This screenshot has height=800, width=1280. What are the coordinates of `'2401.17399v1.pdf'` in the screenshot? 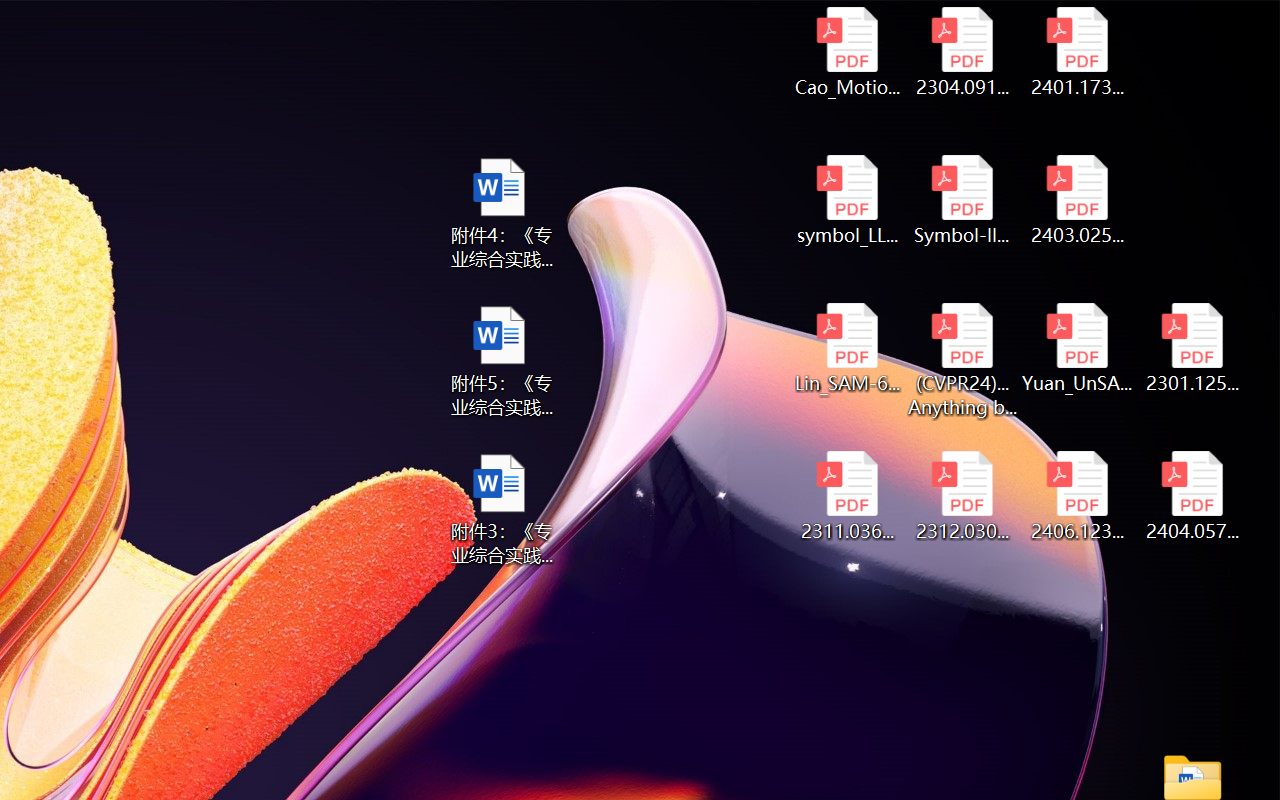 It's located at (1076, 51).